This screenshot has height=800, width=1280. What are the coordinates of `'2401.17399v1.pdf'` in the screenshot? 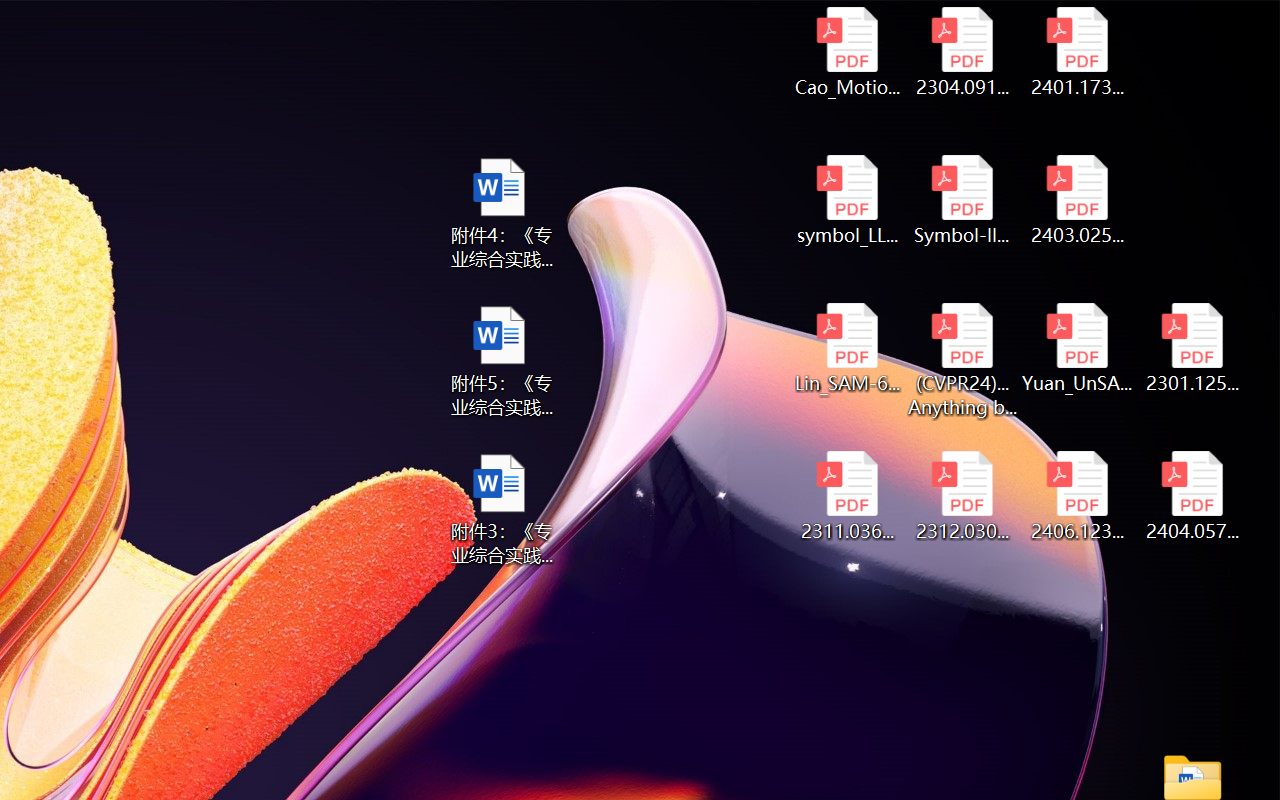 It's located at (1076, 51).